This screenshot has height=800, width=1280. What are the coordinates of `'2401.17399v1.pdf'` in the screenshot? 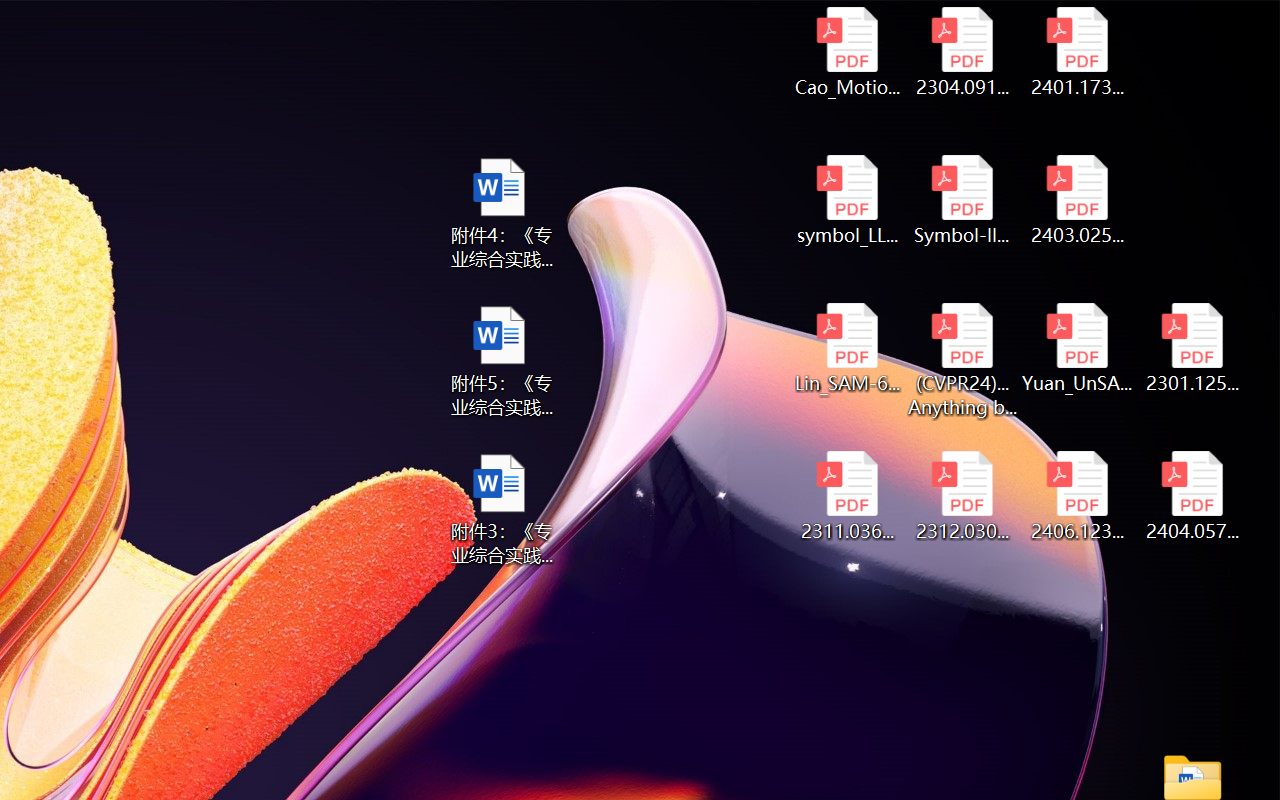 It's located at (1076, 51).